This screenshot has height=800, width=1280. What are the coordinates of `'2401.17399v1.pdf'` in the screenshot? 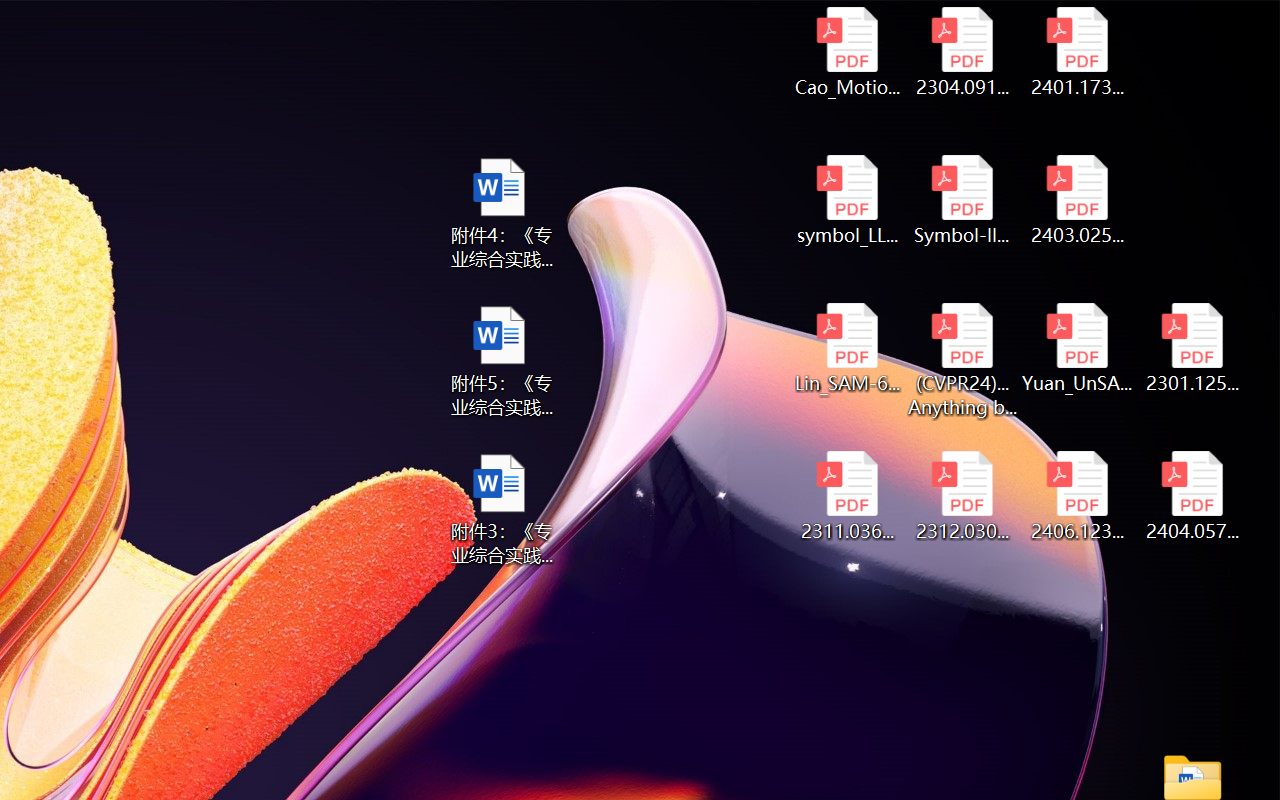 It's located at (1076, 51).